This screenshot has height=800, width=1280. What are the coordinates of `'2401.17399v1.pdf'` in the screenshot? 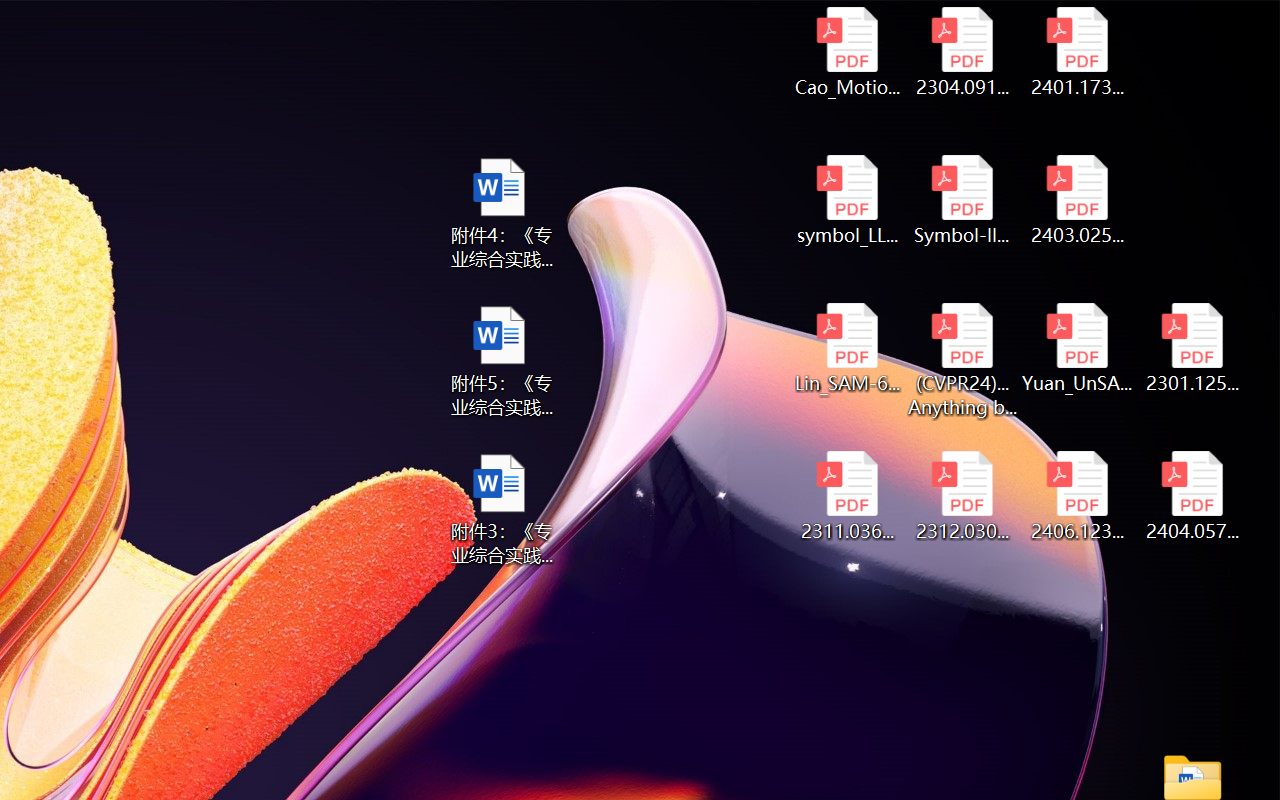 It's located at (1076, 51).